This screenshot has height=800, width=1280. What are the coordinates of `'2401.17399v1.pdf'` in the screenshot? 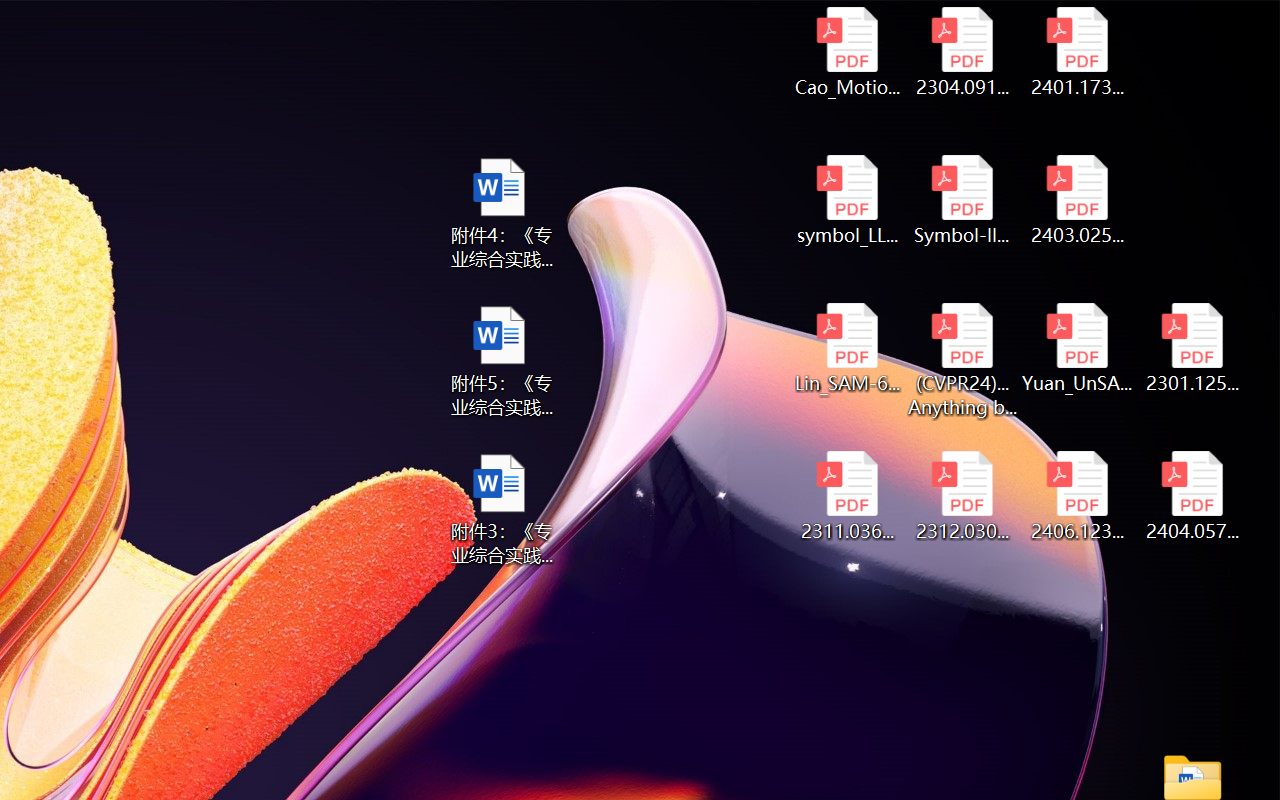 It's located at (1076, 51).